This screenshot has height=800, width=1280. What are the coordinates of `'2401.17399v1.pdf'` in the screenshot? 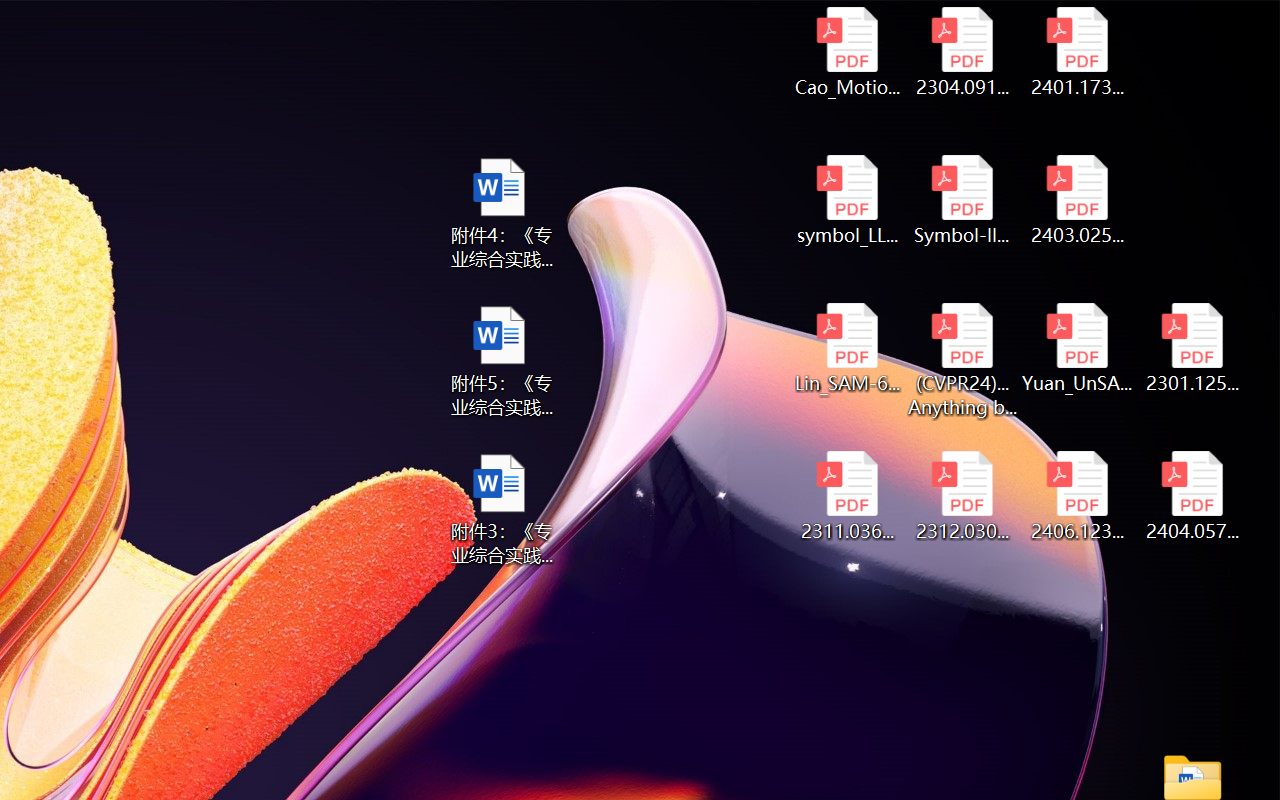 It's located at (1076, 51).